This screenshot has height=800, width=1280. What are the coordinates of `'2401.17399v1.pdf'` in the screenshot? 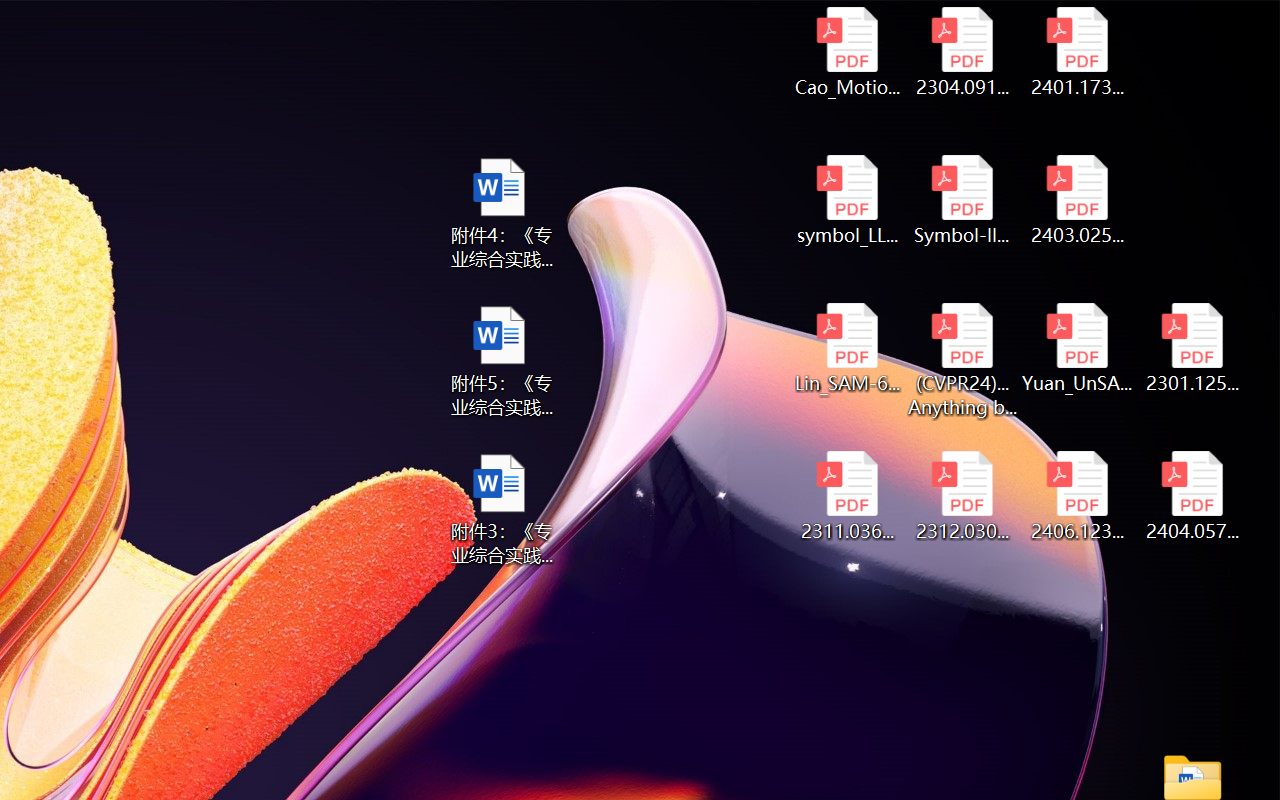 It's located at (1076, 51).